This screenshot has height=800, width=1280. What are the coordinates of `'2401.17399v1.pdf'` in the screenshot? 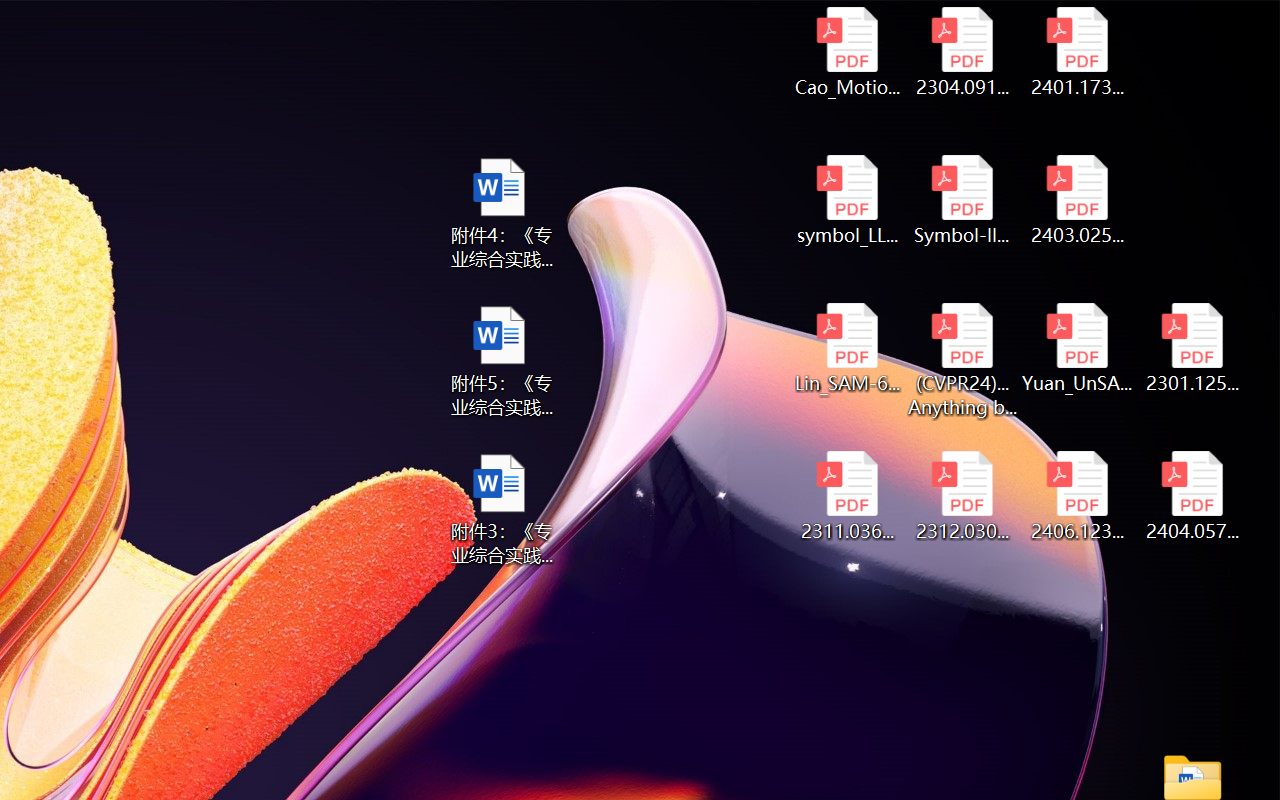 It's located at (1076, 51).